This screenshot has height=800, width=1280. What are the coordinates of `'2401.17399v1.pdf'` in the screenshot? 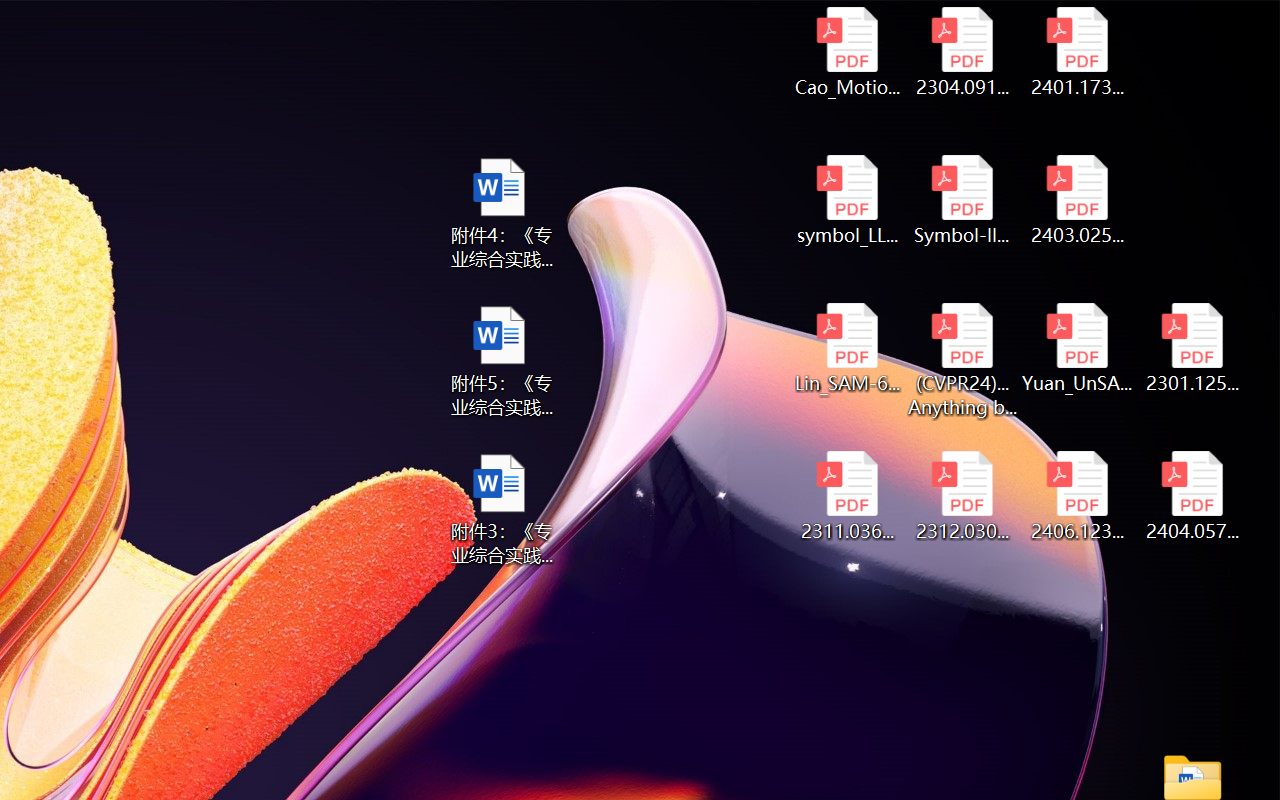 It's located at (1076, 51).